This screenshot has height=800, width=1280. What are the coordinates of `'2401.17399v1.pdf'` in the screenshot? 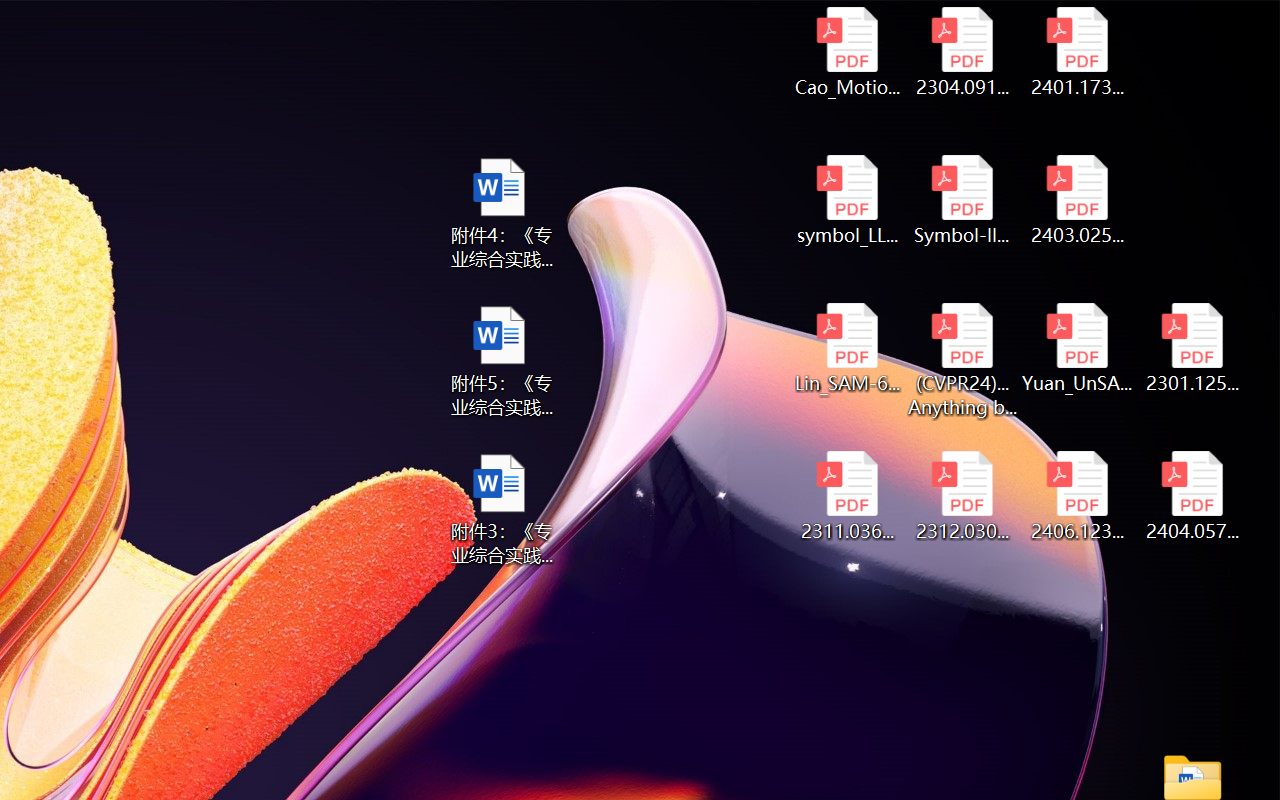 It's located at (1076, 51).